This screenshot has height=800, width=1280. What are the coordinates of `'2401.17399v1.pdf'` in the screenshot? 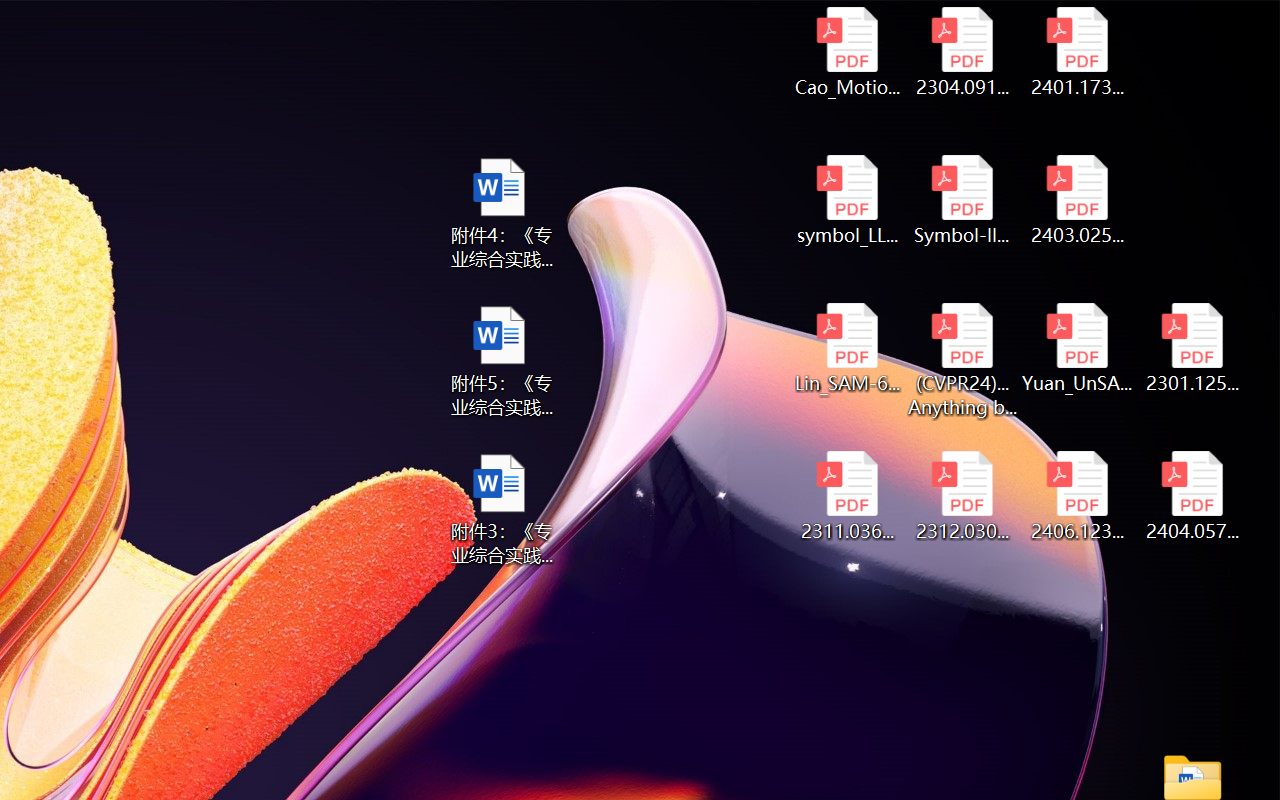 It's located at (1076, 51).